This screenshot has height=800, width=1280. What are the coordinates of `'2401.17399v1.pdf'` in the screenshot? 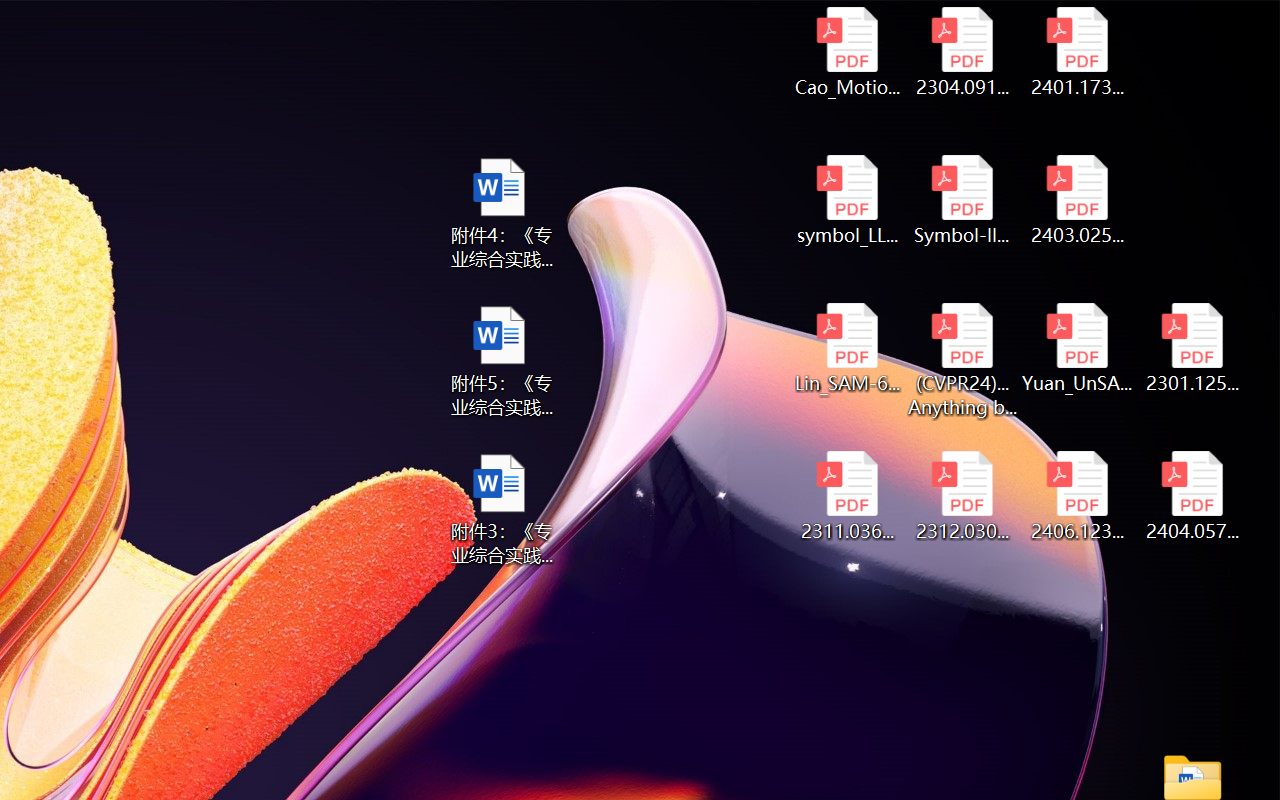 It's located at (1076, 51).